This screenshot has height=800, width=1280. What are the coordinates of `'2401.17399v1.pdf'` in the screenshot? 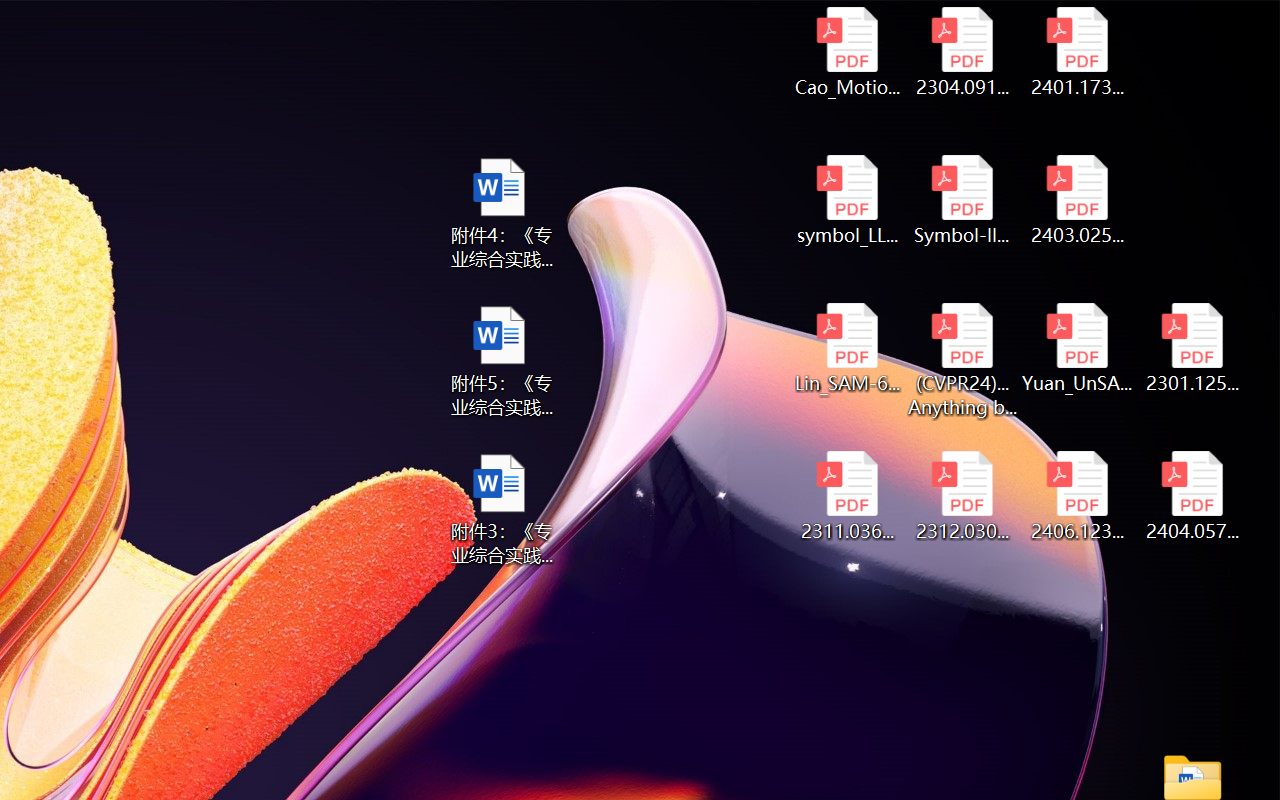 It's located at (1076, 51).